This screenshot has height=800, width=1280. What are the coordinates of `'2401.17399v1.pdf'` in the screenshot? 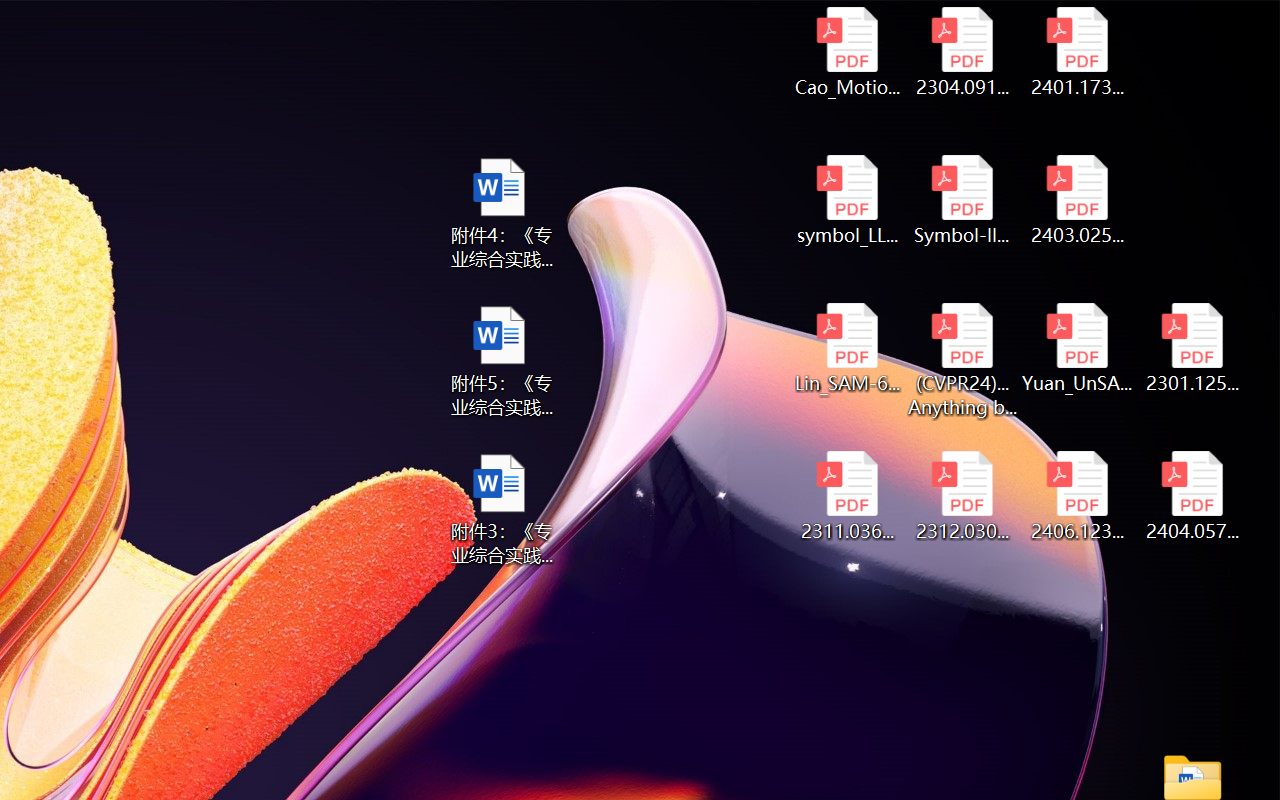 It's located at (1076, 51).